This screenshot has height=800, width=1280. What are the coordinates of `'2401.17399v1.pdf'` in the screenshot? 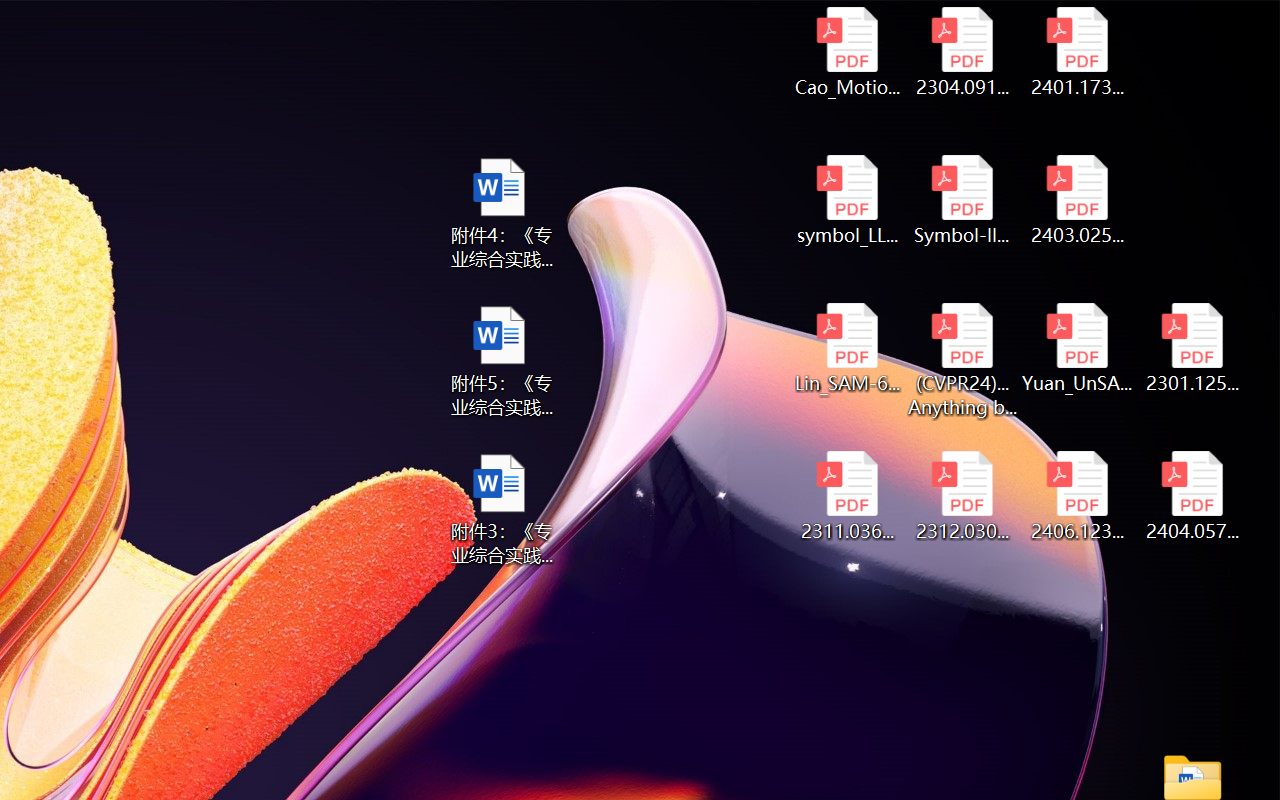 It's located at (1076, 51).